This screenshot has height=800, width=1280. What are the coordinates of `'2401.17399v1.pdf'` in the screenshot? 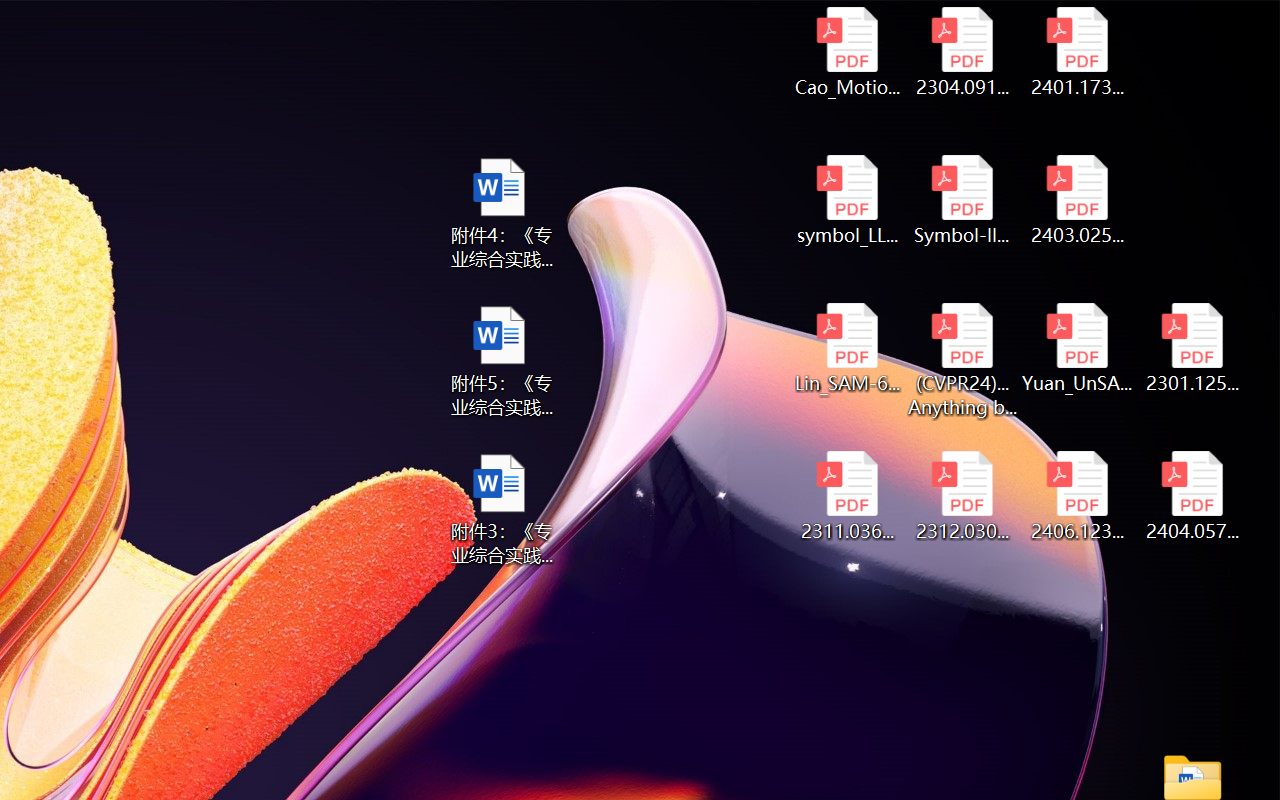 It's located at (1076, 51).